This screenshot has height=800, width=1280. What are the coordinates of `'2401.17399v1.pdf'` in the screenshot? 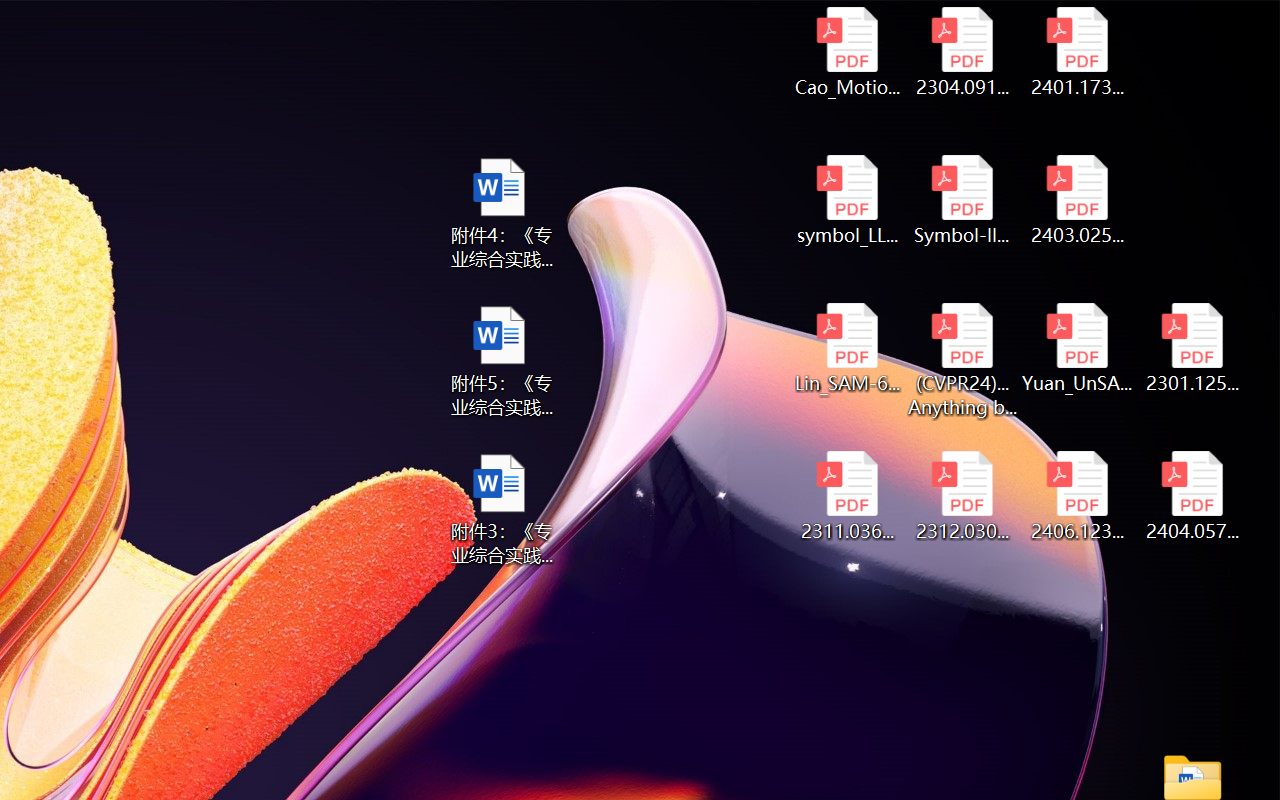 It's located at (1076, 51).